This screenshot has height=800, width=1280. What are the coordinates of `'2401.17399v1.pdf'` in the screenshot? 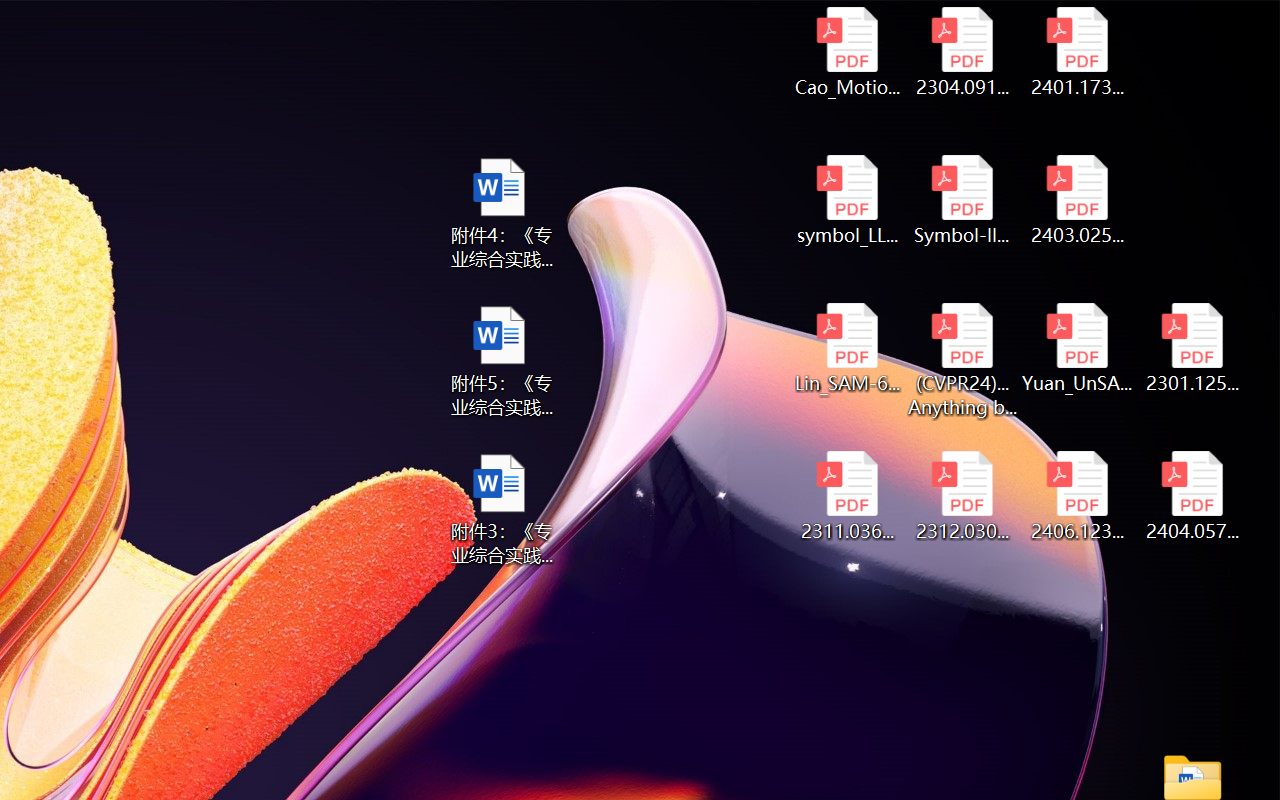 It's located at (1076, 51).